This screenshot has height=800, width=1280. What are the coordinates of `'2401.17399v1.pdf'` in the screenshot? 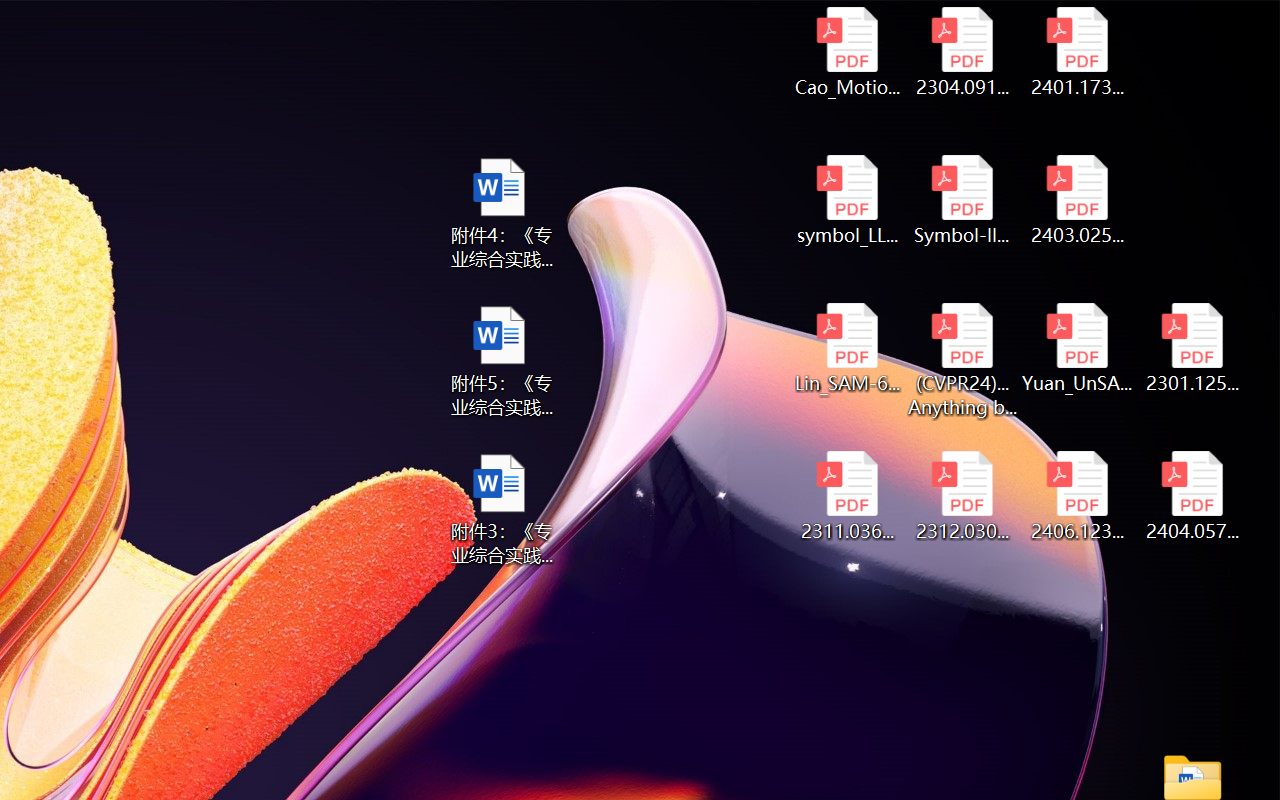 It's located at (1076, 51).